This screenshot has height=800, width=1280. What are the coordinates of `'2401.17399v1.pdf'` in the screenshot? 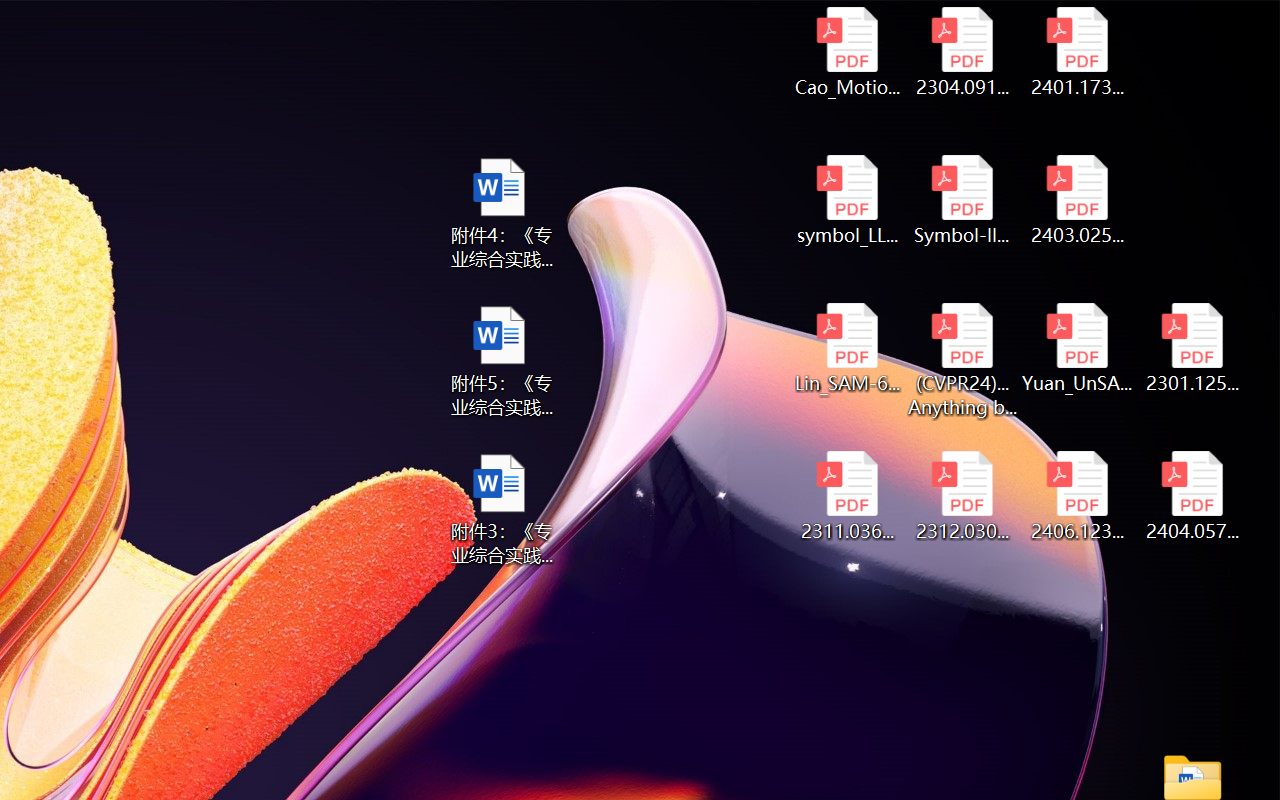 It's located at (1076, 51).